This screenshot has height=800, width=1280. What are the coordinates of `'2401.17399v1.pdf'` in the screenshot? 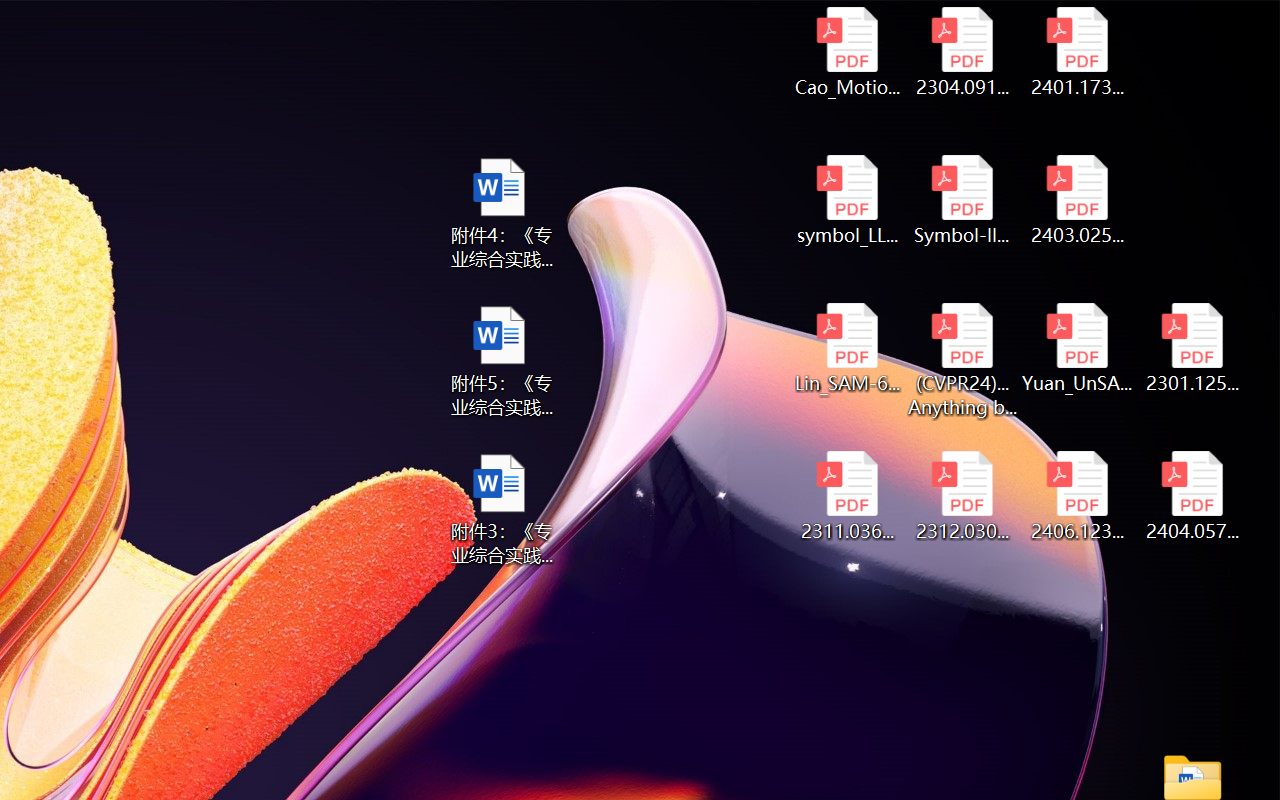 It's located at (1076, 51).